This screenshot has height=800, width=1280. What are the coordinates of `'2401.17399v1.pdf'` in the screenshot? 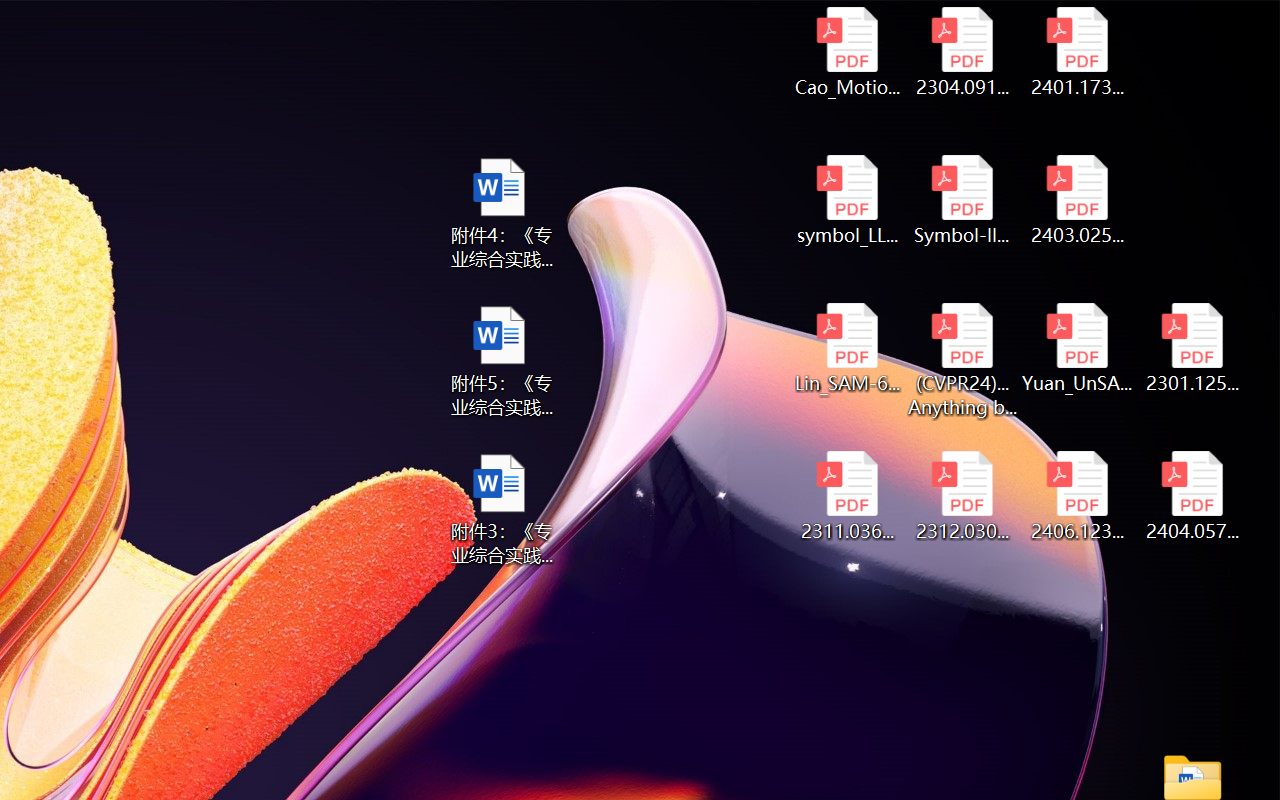 It's located at (1076, 51).